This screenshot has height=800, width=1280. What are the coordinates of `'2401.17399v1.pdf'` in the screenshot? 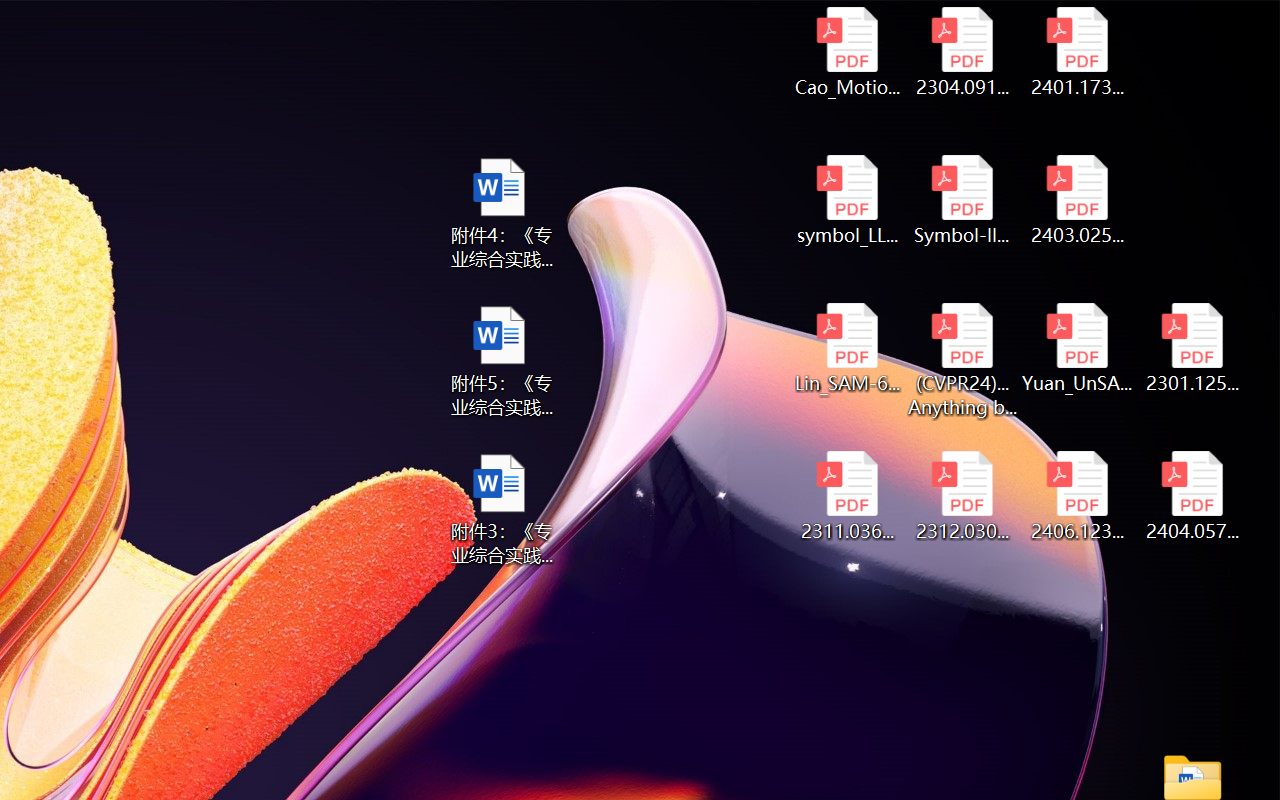 It's located at (1076, 51).